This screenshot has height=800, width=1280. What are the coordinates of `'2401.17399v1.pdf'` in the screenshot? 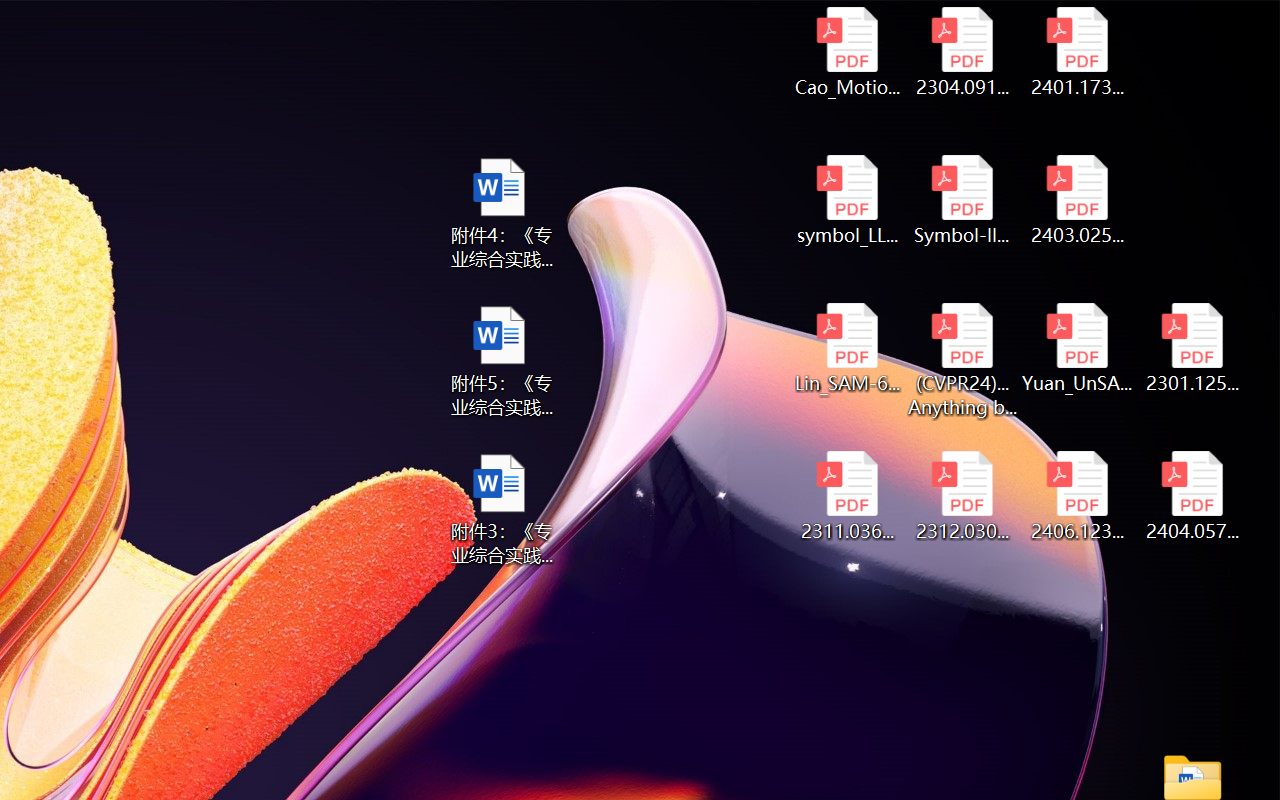 It's located at (1076, 51).